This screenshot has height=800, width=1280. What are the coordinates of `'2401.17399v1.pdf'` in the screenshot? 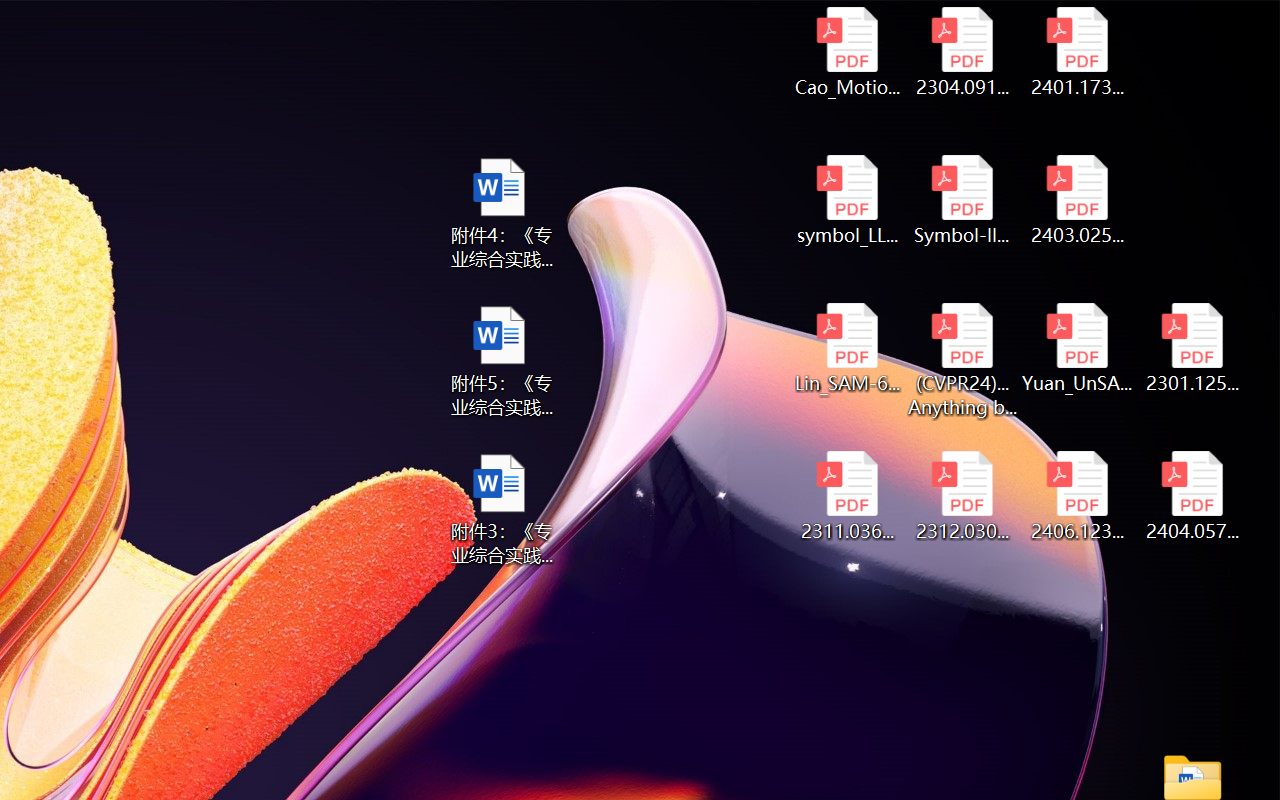 It's located at (1076, 51).